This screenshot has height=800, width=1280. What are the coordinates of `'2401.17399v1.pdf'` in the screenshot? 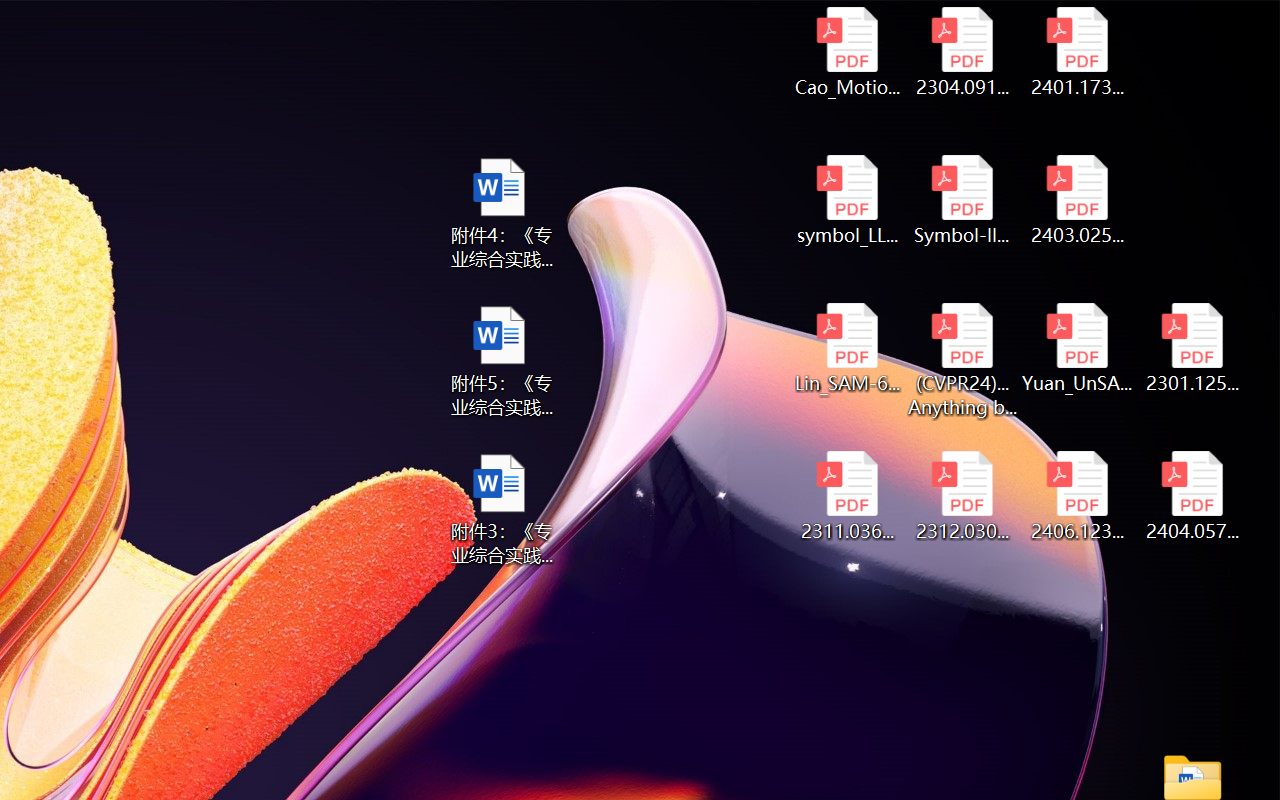 It's located at (1076, 51).